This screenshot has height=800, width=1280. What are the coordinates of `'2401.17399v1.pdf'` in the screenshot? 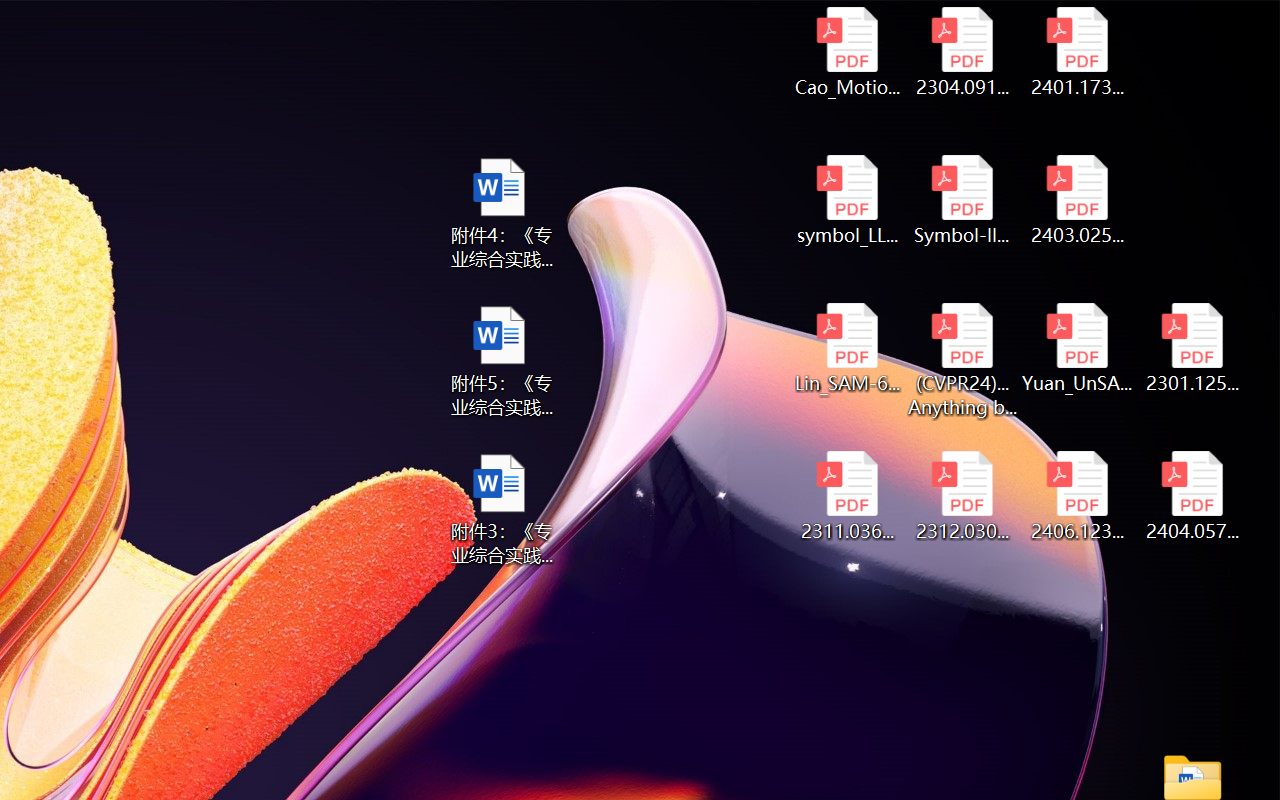 It's located at (1076, 51).